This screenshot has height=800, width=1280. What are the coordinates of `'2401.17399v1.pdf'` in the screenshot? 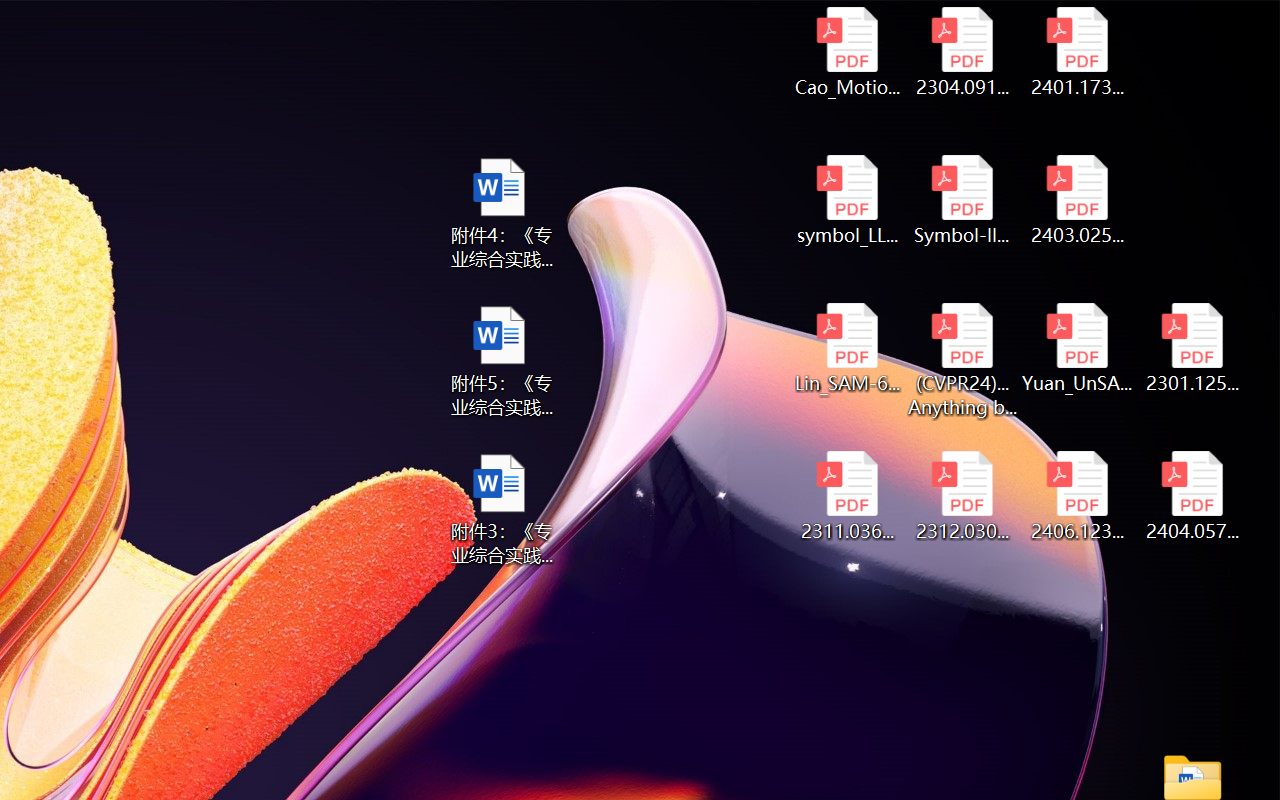 It's located at (1076, 51).